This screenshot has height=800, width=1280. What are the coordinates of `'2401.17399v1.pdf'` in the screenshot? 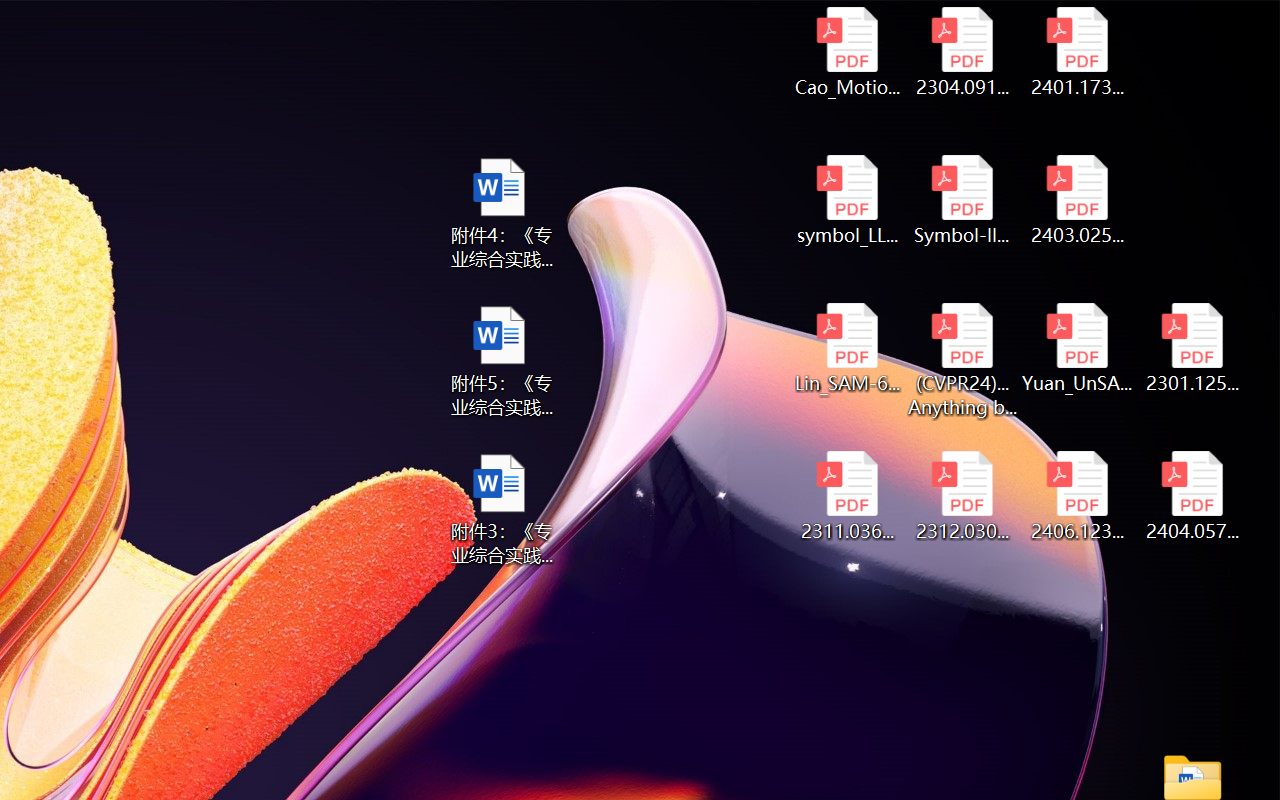 It's located at (1076, 51).